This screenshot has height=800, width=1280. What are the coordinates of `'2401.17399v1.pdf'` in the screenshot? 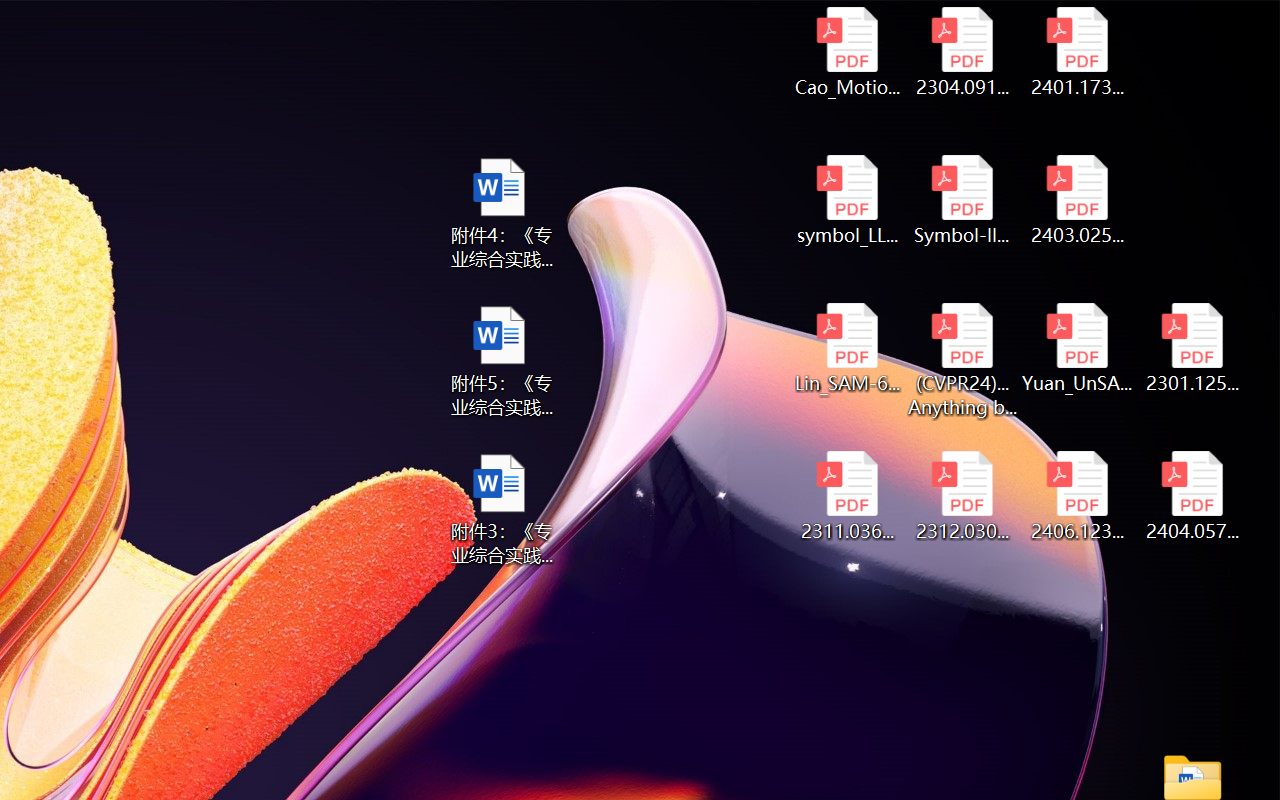 It's located at (1076, 51).